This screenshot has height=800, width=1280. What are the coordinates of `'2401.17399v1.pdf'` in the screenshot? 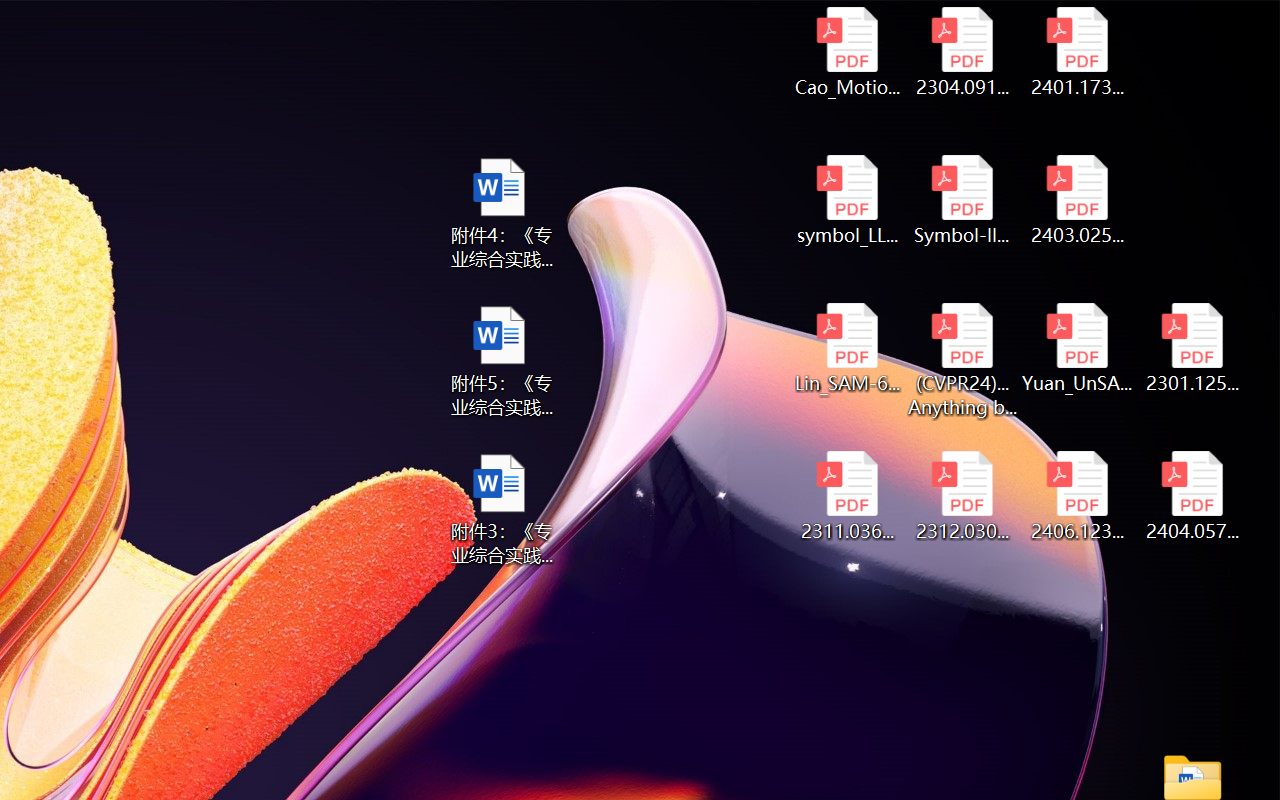 It's located at (1076, 51).